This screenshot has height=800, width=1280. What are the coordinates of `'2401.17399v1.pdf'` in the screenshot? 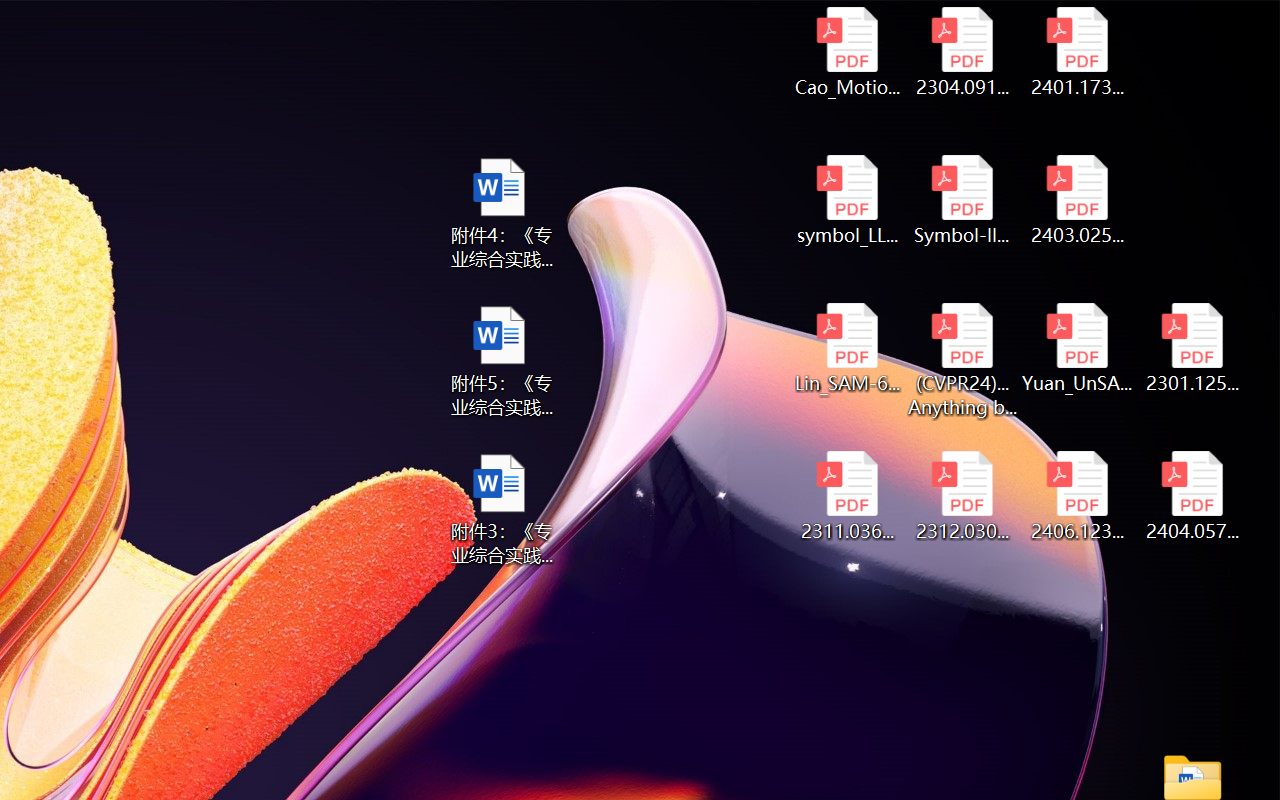 It's located at (1076, 51).